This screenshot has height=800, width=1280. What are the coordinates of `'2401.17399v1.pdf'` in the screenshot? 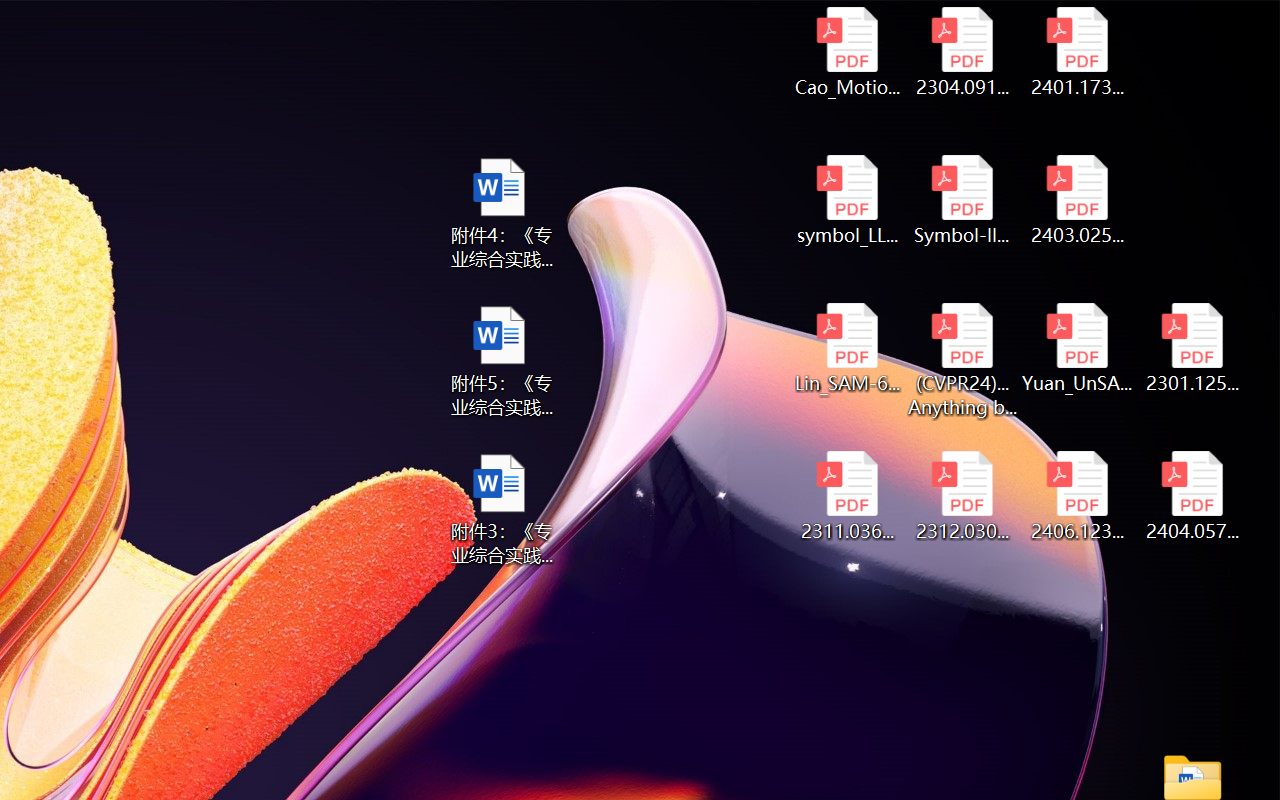 It's located at (1076, 51).